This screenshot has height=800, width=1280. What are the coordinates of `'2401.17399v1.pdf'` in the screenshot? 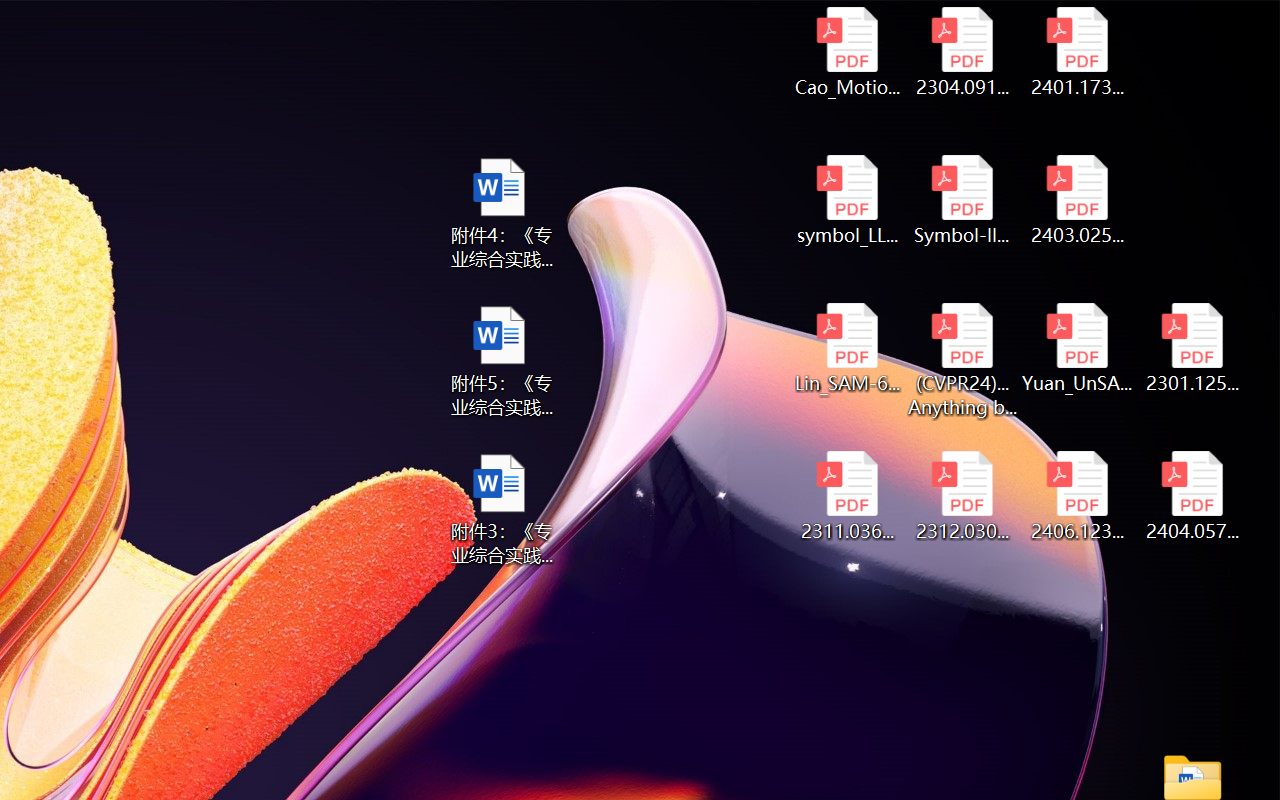 It's located at (1076, 51).